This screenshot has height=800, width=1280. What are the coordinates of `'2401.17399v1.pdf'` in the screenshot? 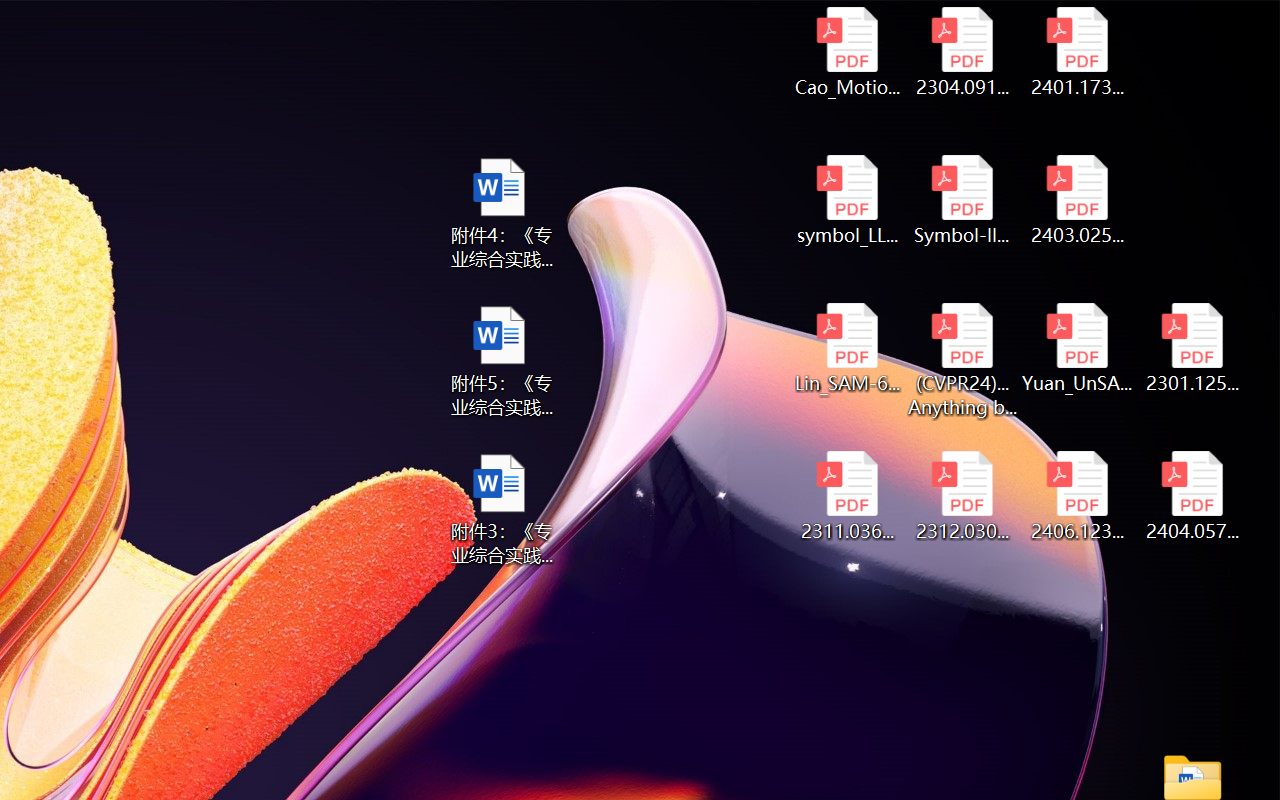 It's located at (1076, 51).